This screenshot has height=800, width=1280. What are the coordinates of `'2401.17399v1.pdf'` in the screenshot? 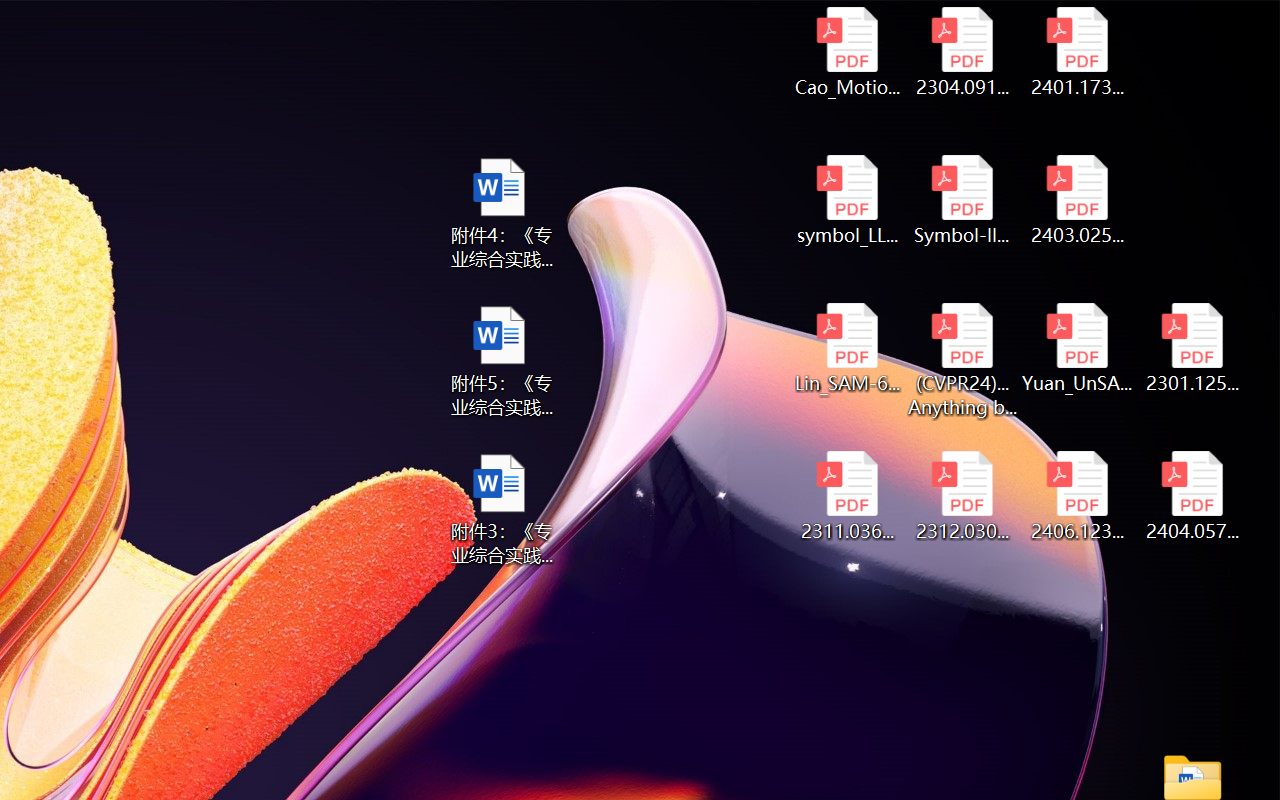 It's located at (1076, 51).